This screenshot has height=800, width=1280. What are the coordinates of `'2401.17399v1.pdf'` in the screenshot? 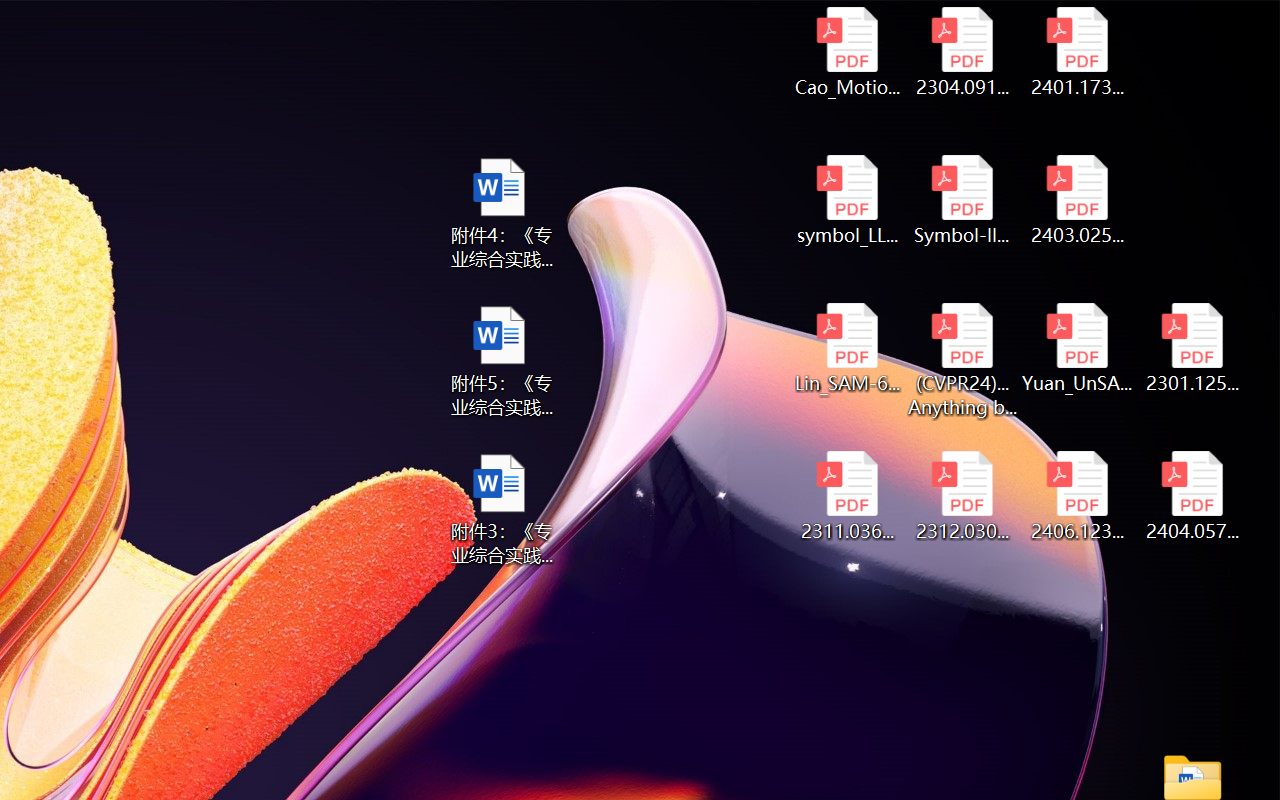 It's located at (1076, 51).